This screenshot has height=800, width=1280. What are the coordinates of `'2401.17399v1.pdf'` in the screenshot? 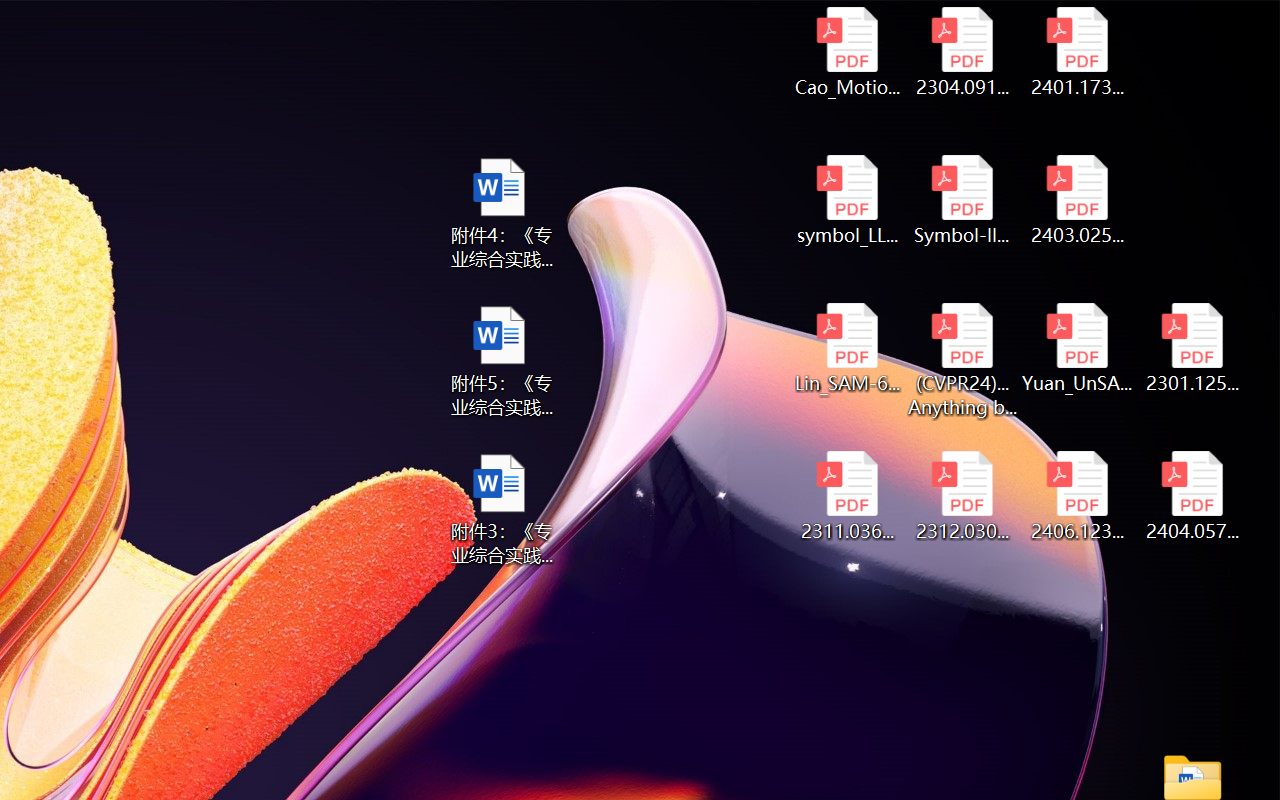 It's located at (1076, 51).